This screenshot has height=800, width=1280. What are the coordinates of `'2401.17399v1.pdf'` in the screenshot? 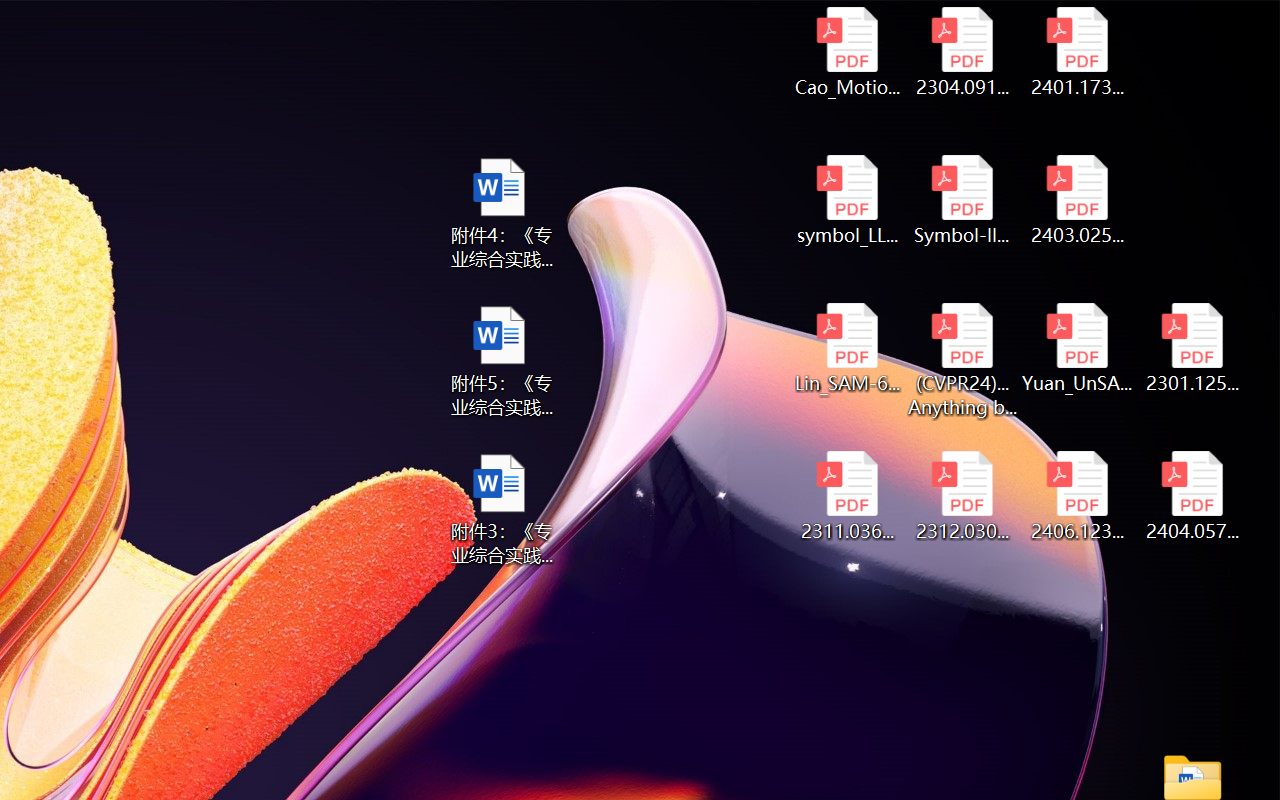 It's located at (1076, 51).